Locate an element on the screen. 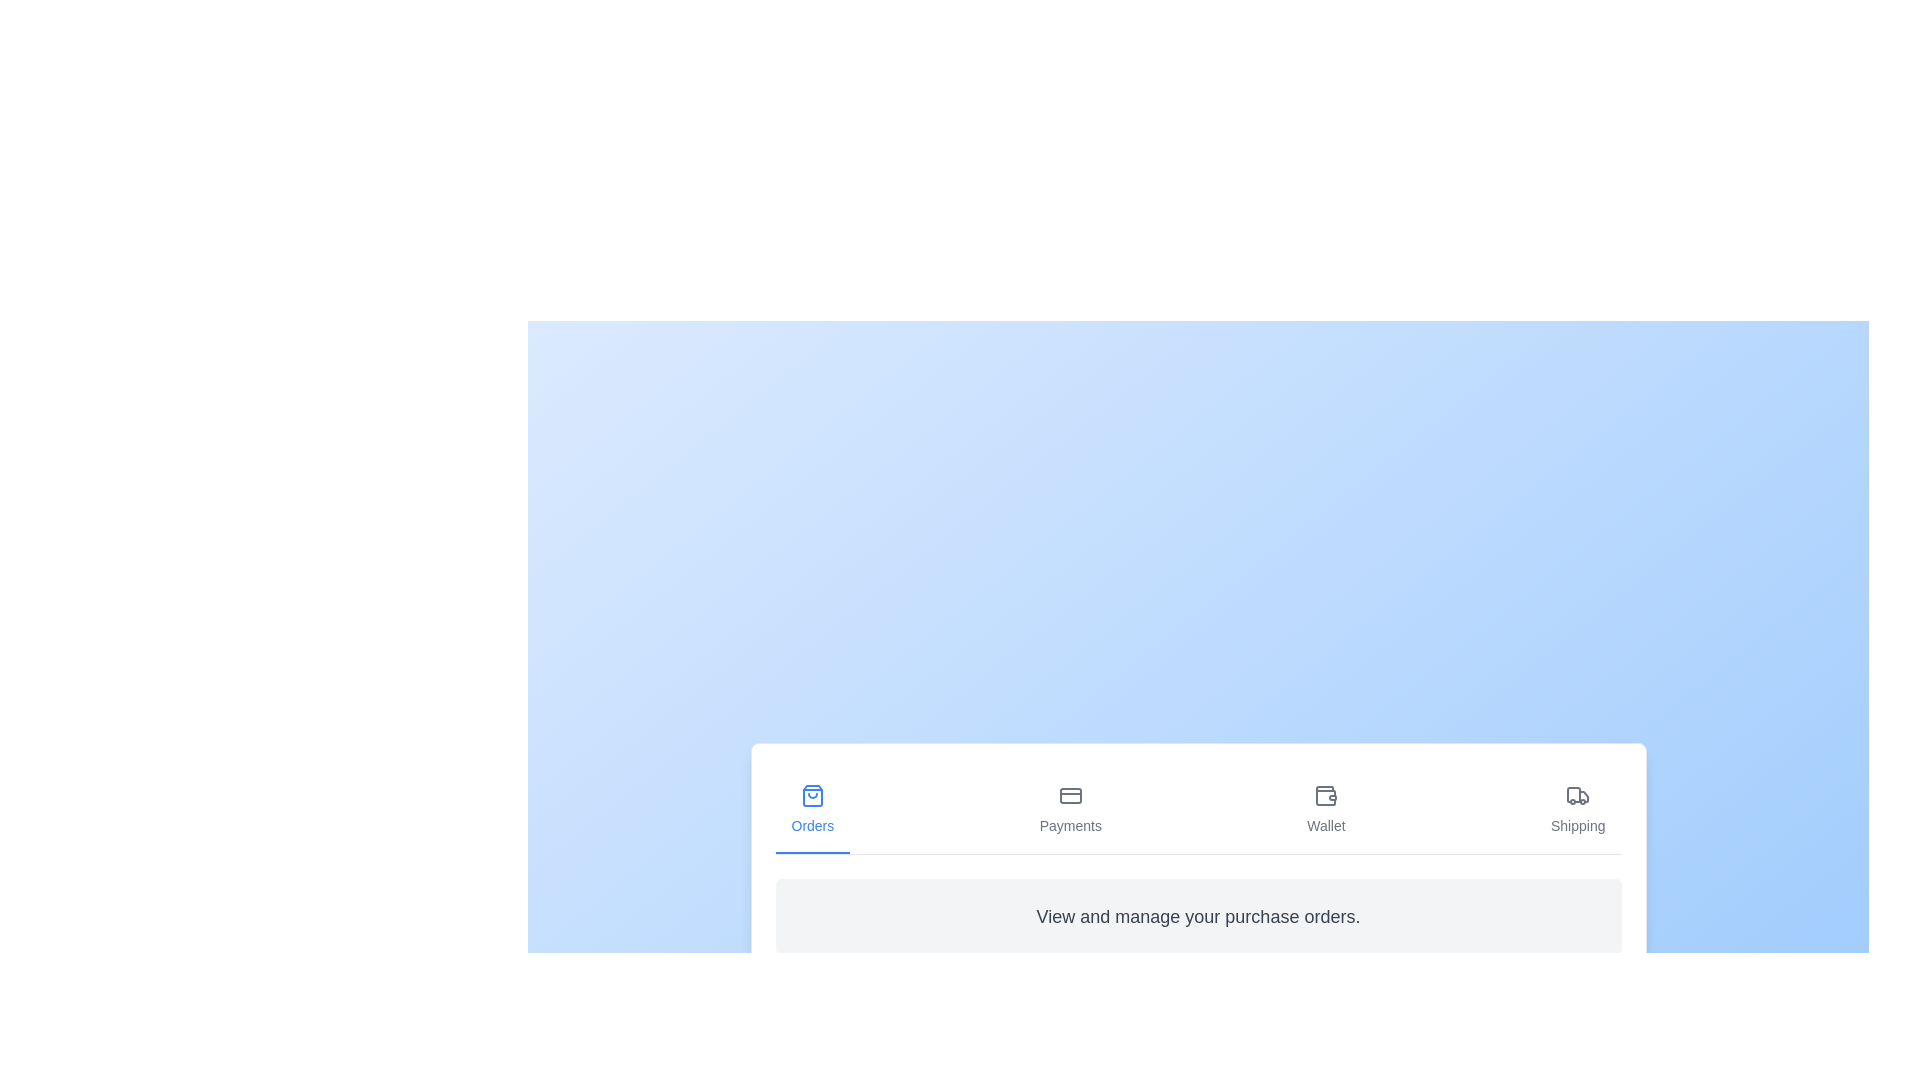 The height and width of the screenshot is (1080, 1920). the Text label that provides descriptive information related to managing purchase orders, located below the navigation bar with labels such as 'Orders', 'Payments', 'Wallet', and 'Shipping' is located at coordinates (1198, 916).